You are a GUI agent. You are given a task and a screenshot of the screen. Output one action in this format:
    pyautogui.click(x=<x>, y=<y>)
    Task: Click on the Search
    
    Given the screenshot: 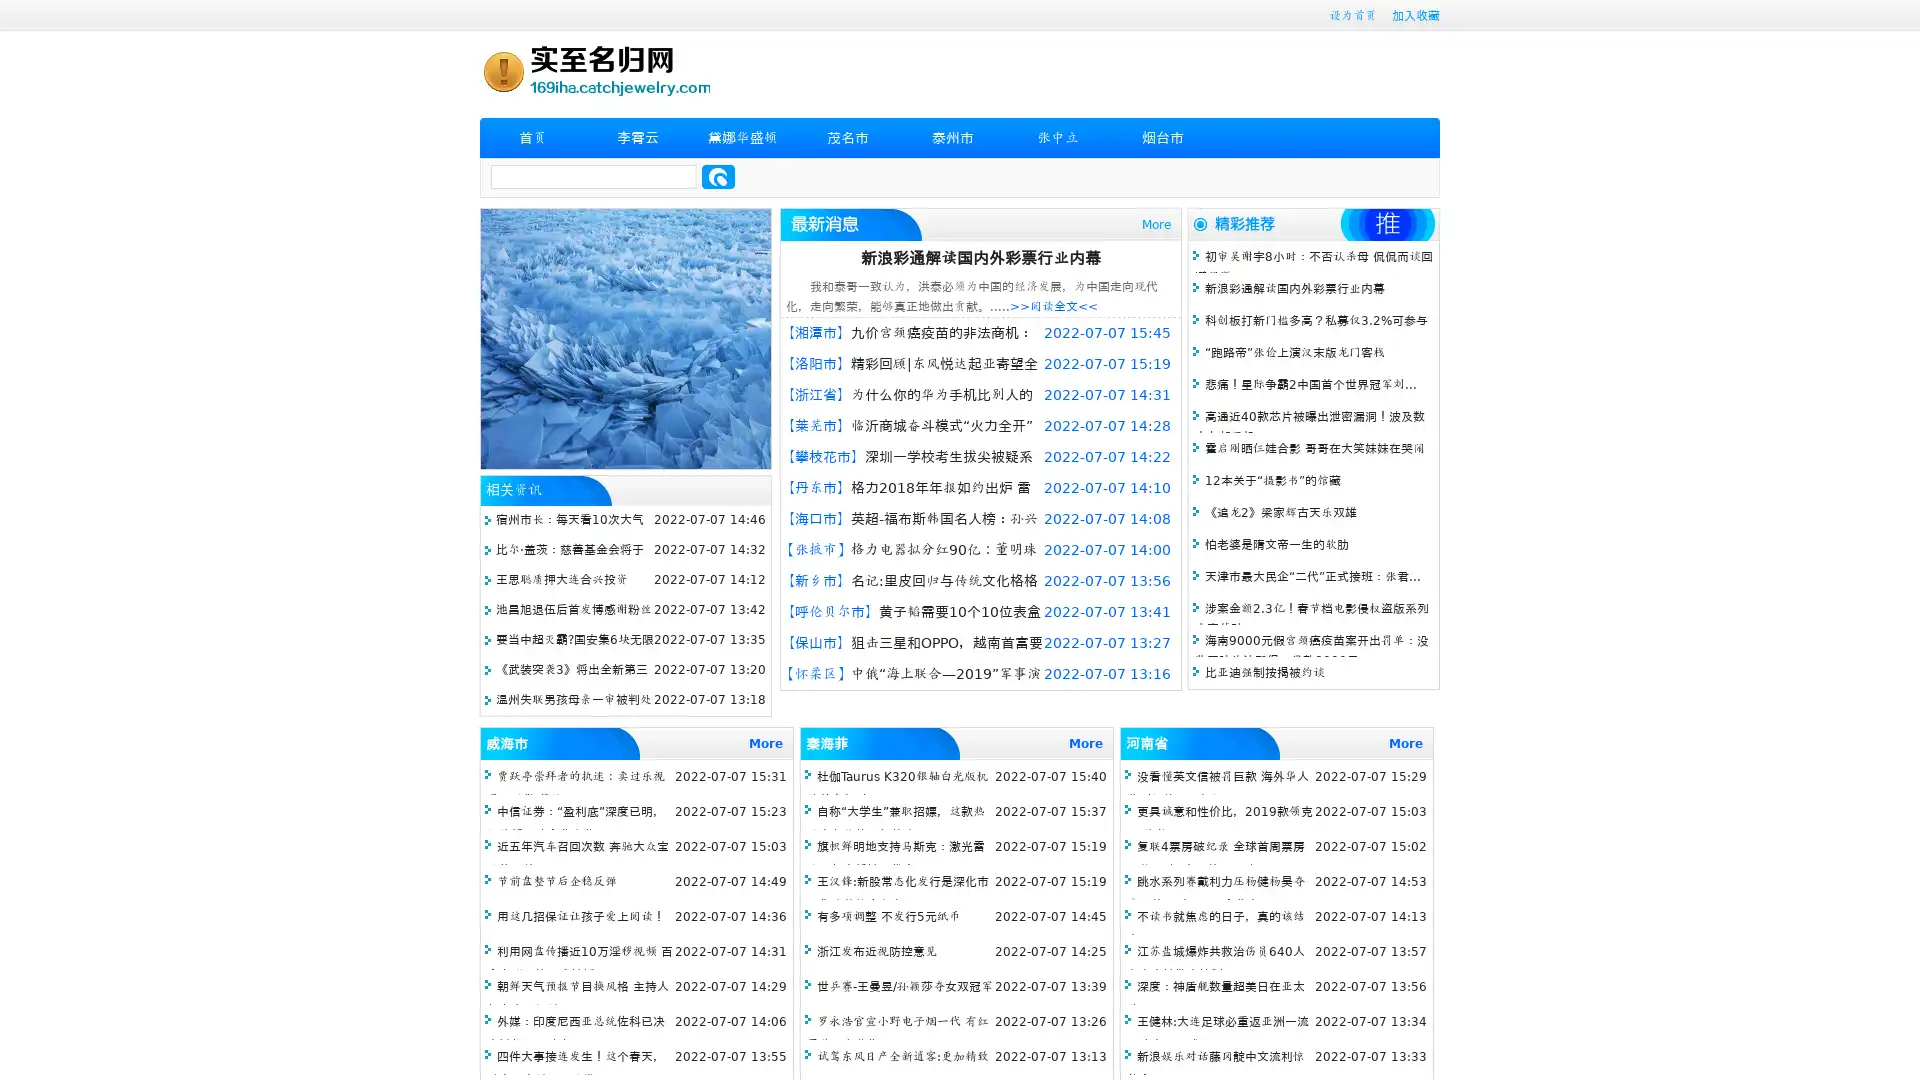 What is the action you would take?
    pyautogui.click(x=718, y=176)
    